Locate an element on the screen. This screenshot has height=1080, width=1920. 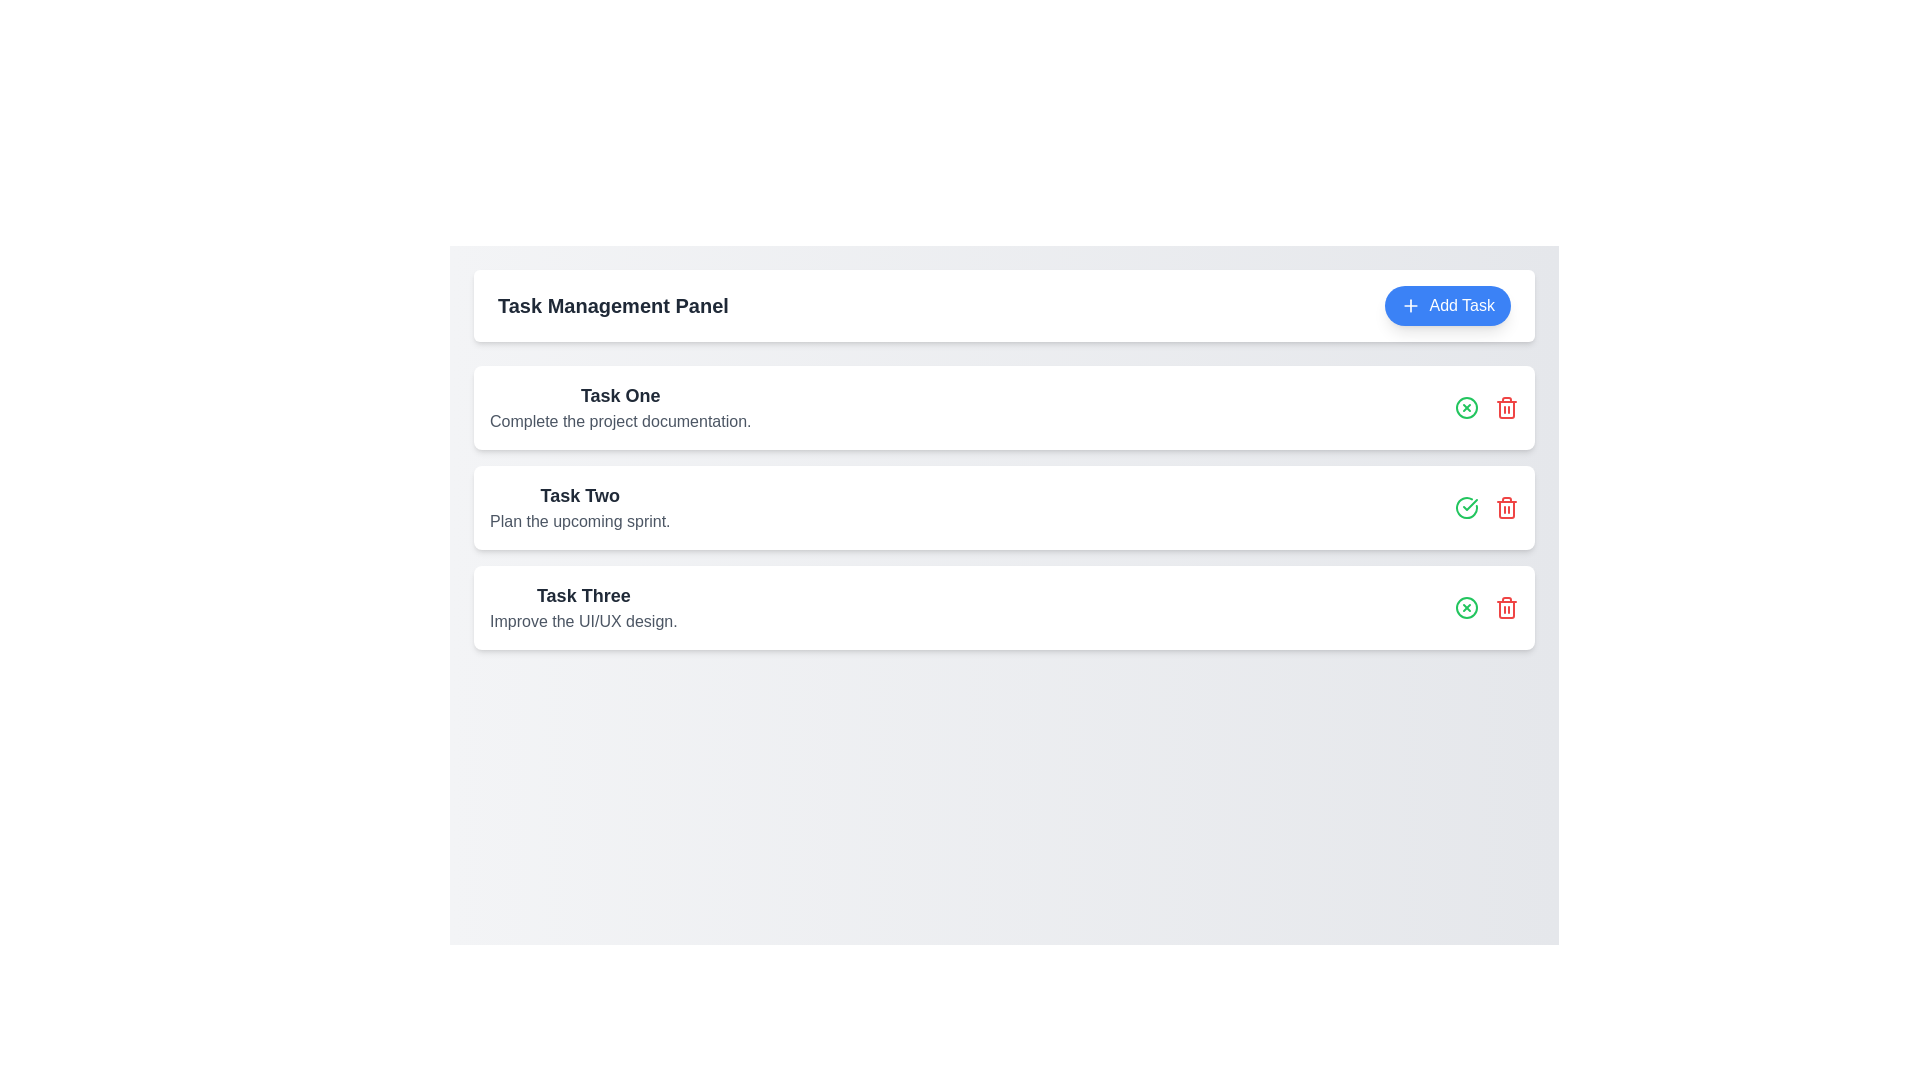
the red trash icon located on the right side of the second task card in the task list is located at coordinates (1507, 407).